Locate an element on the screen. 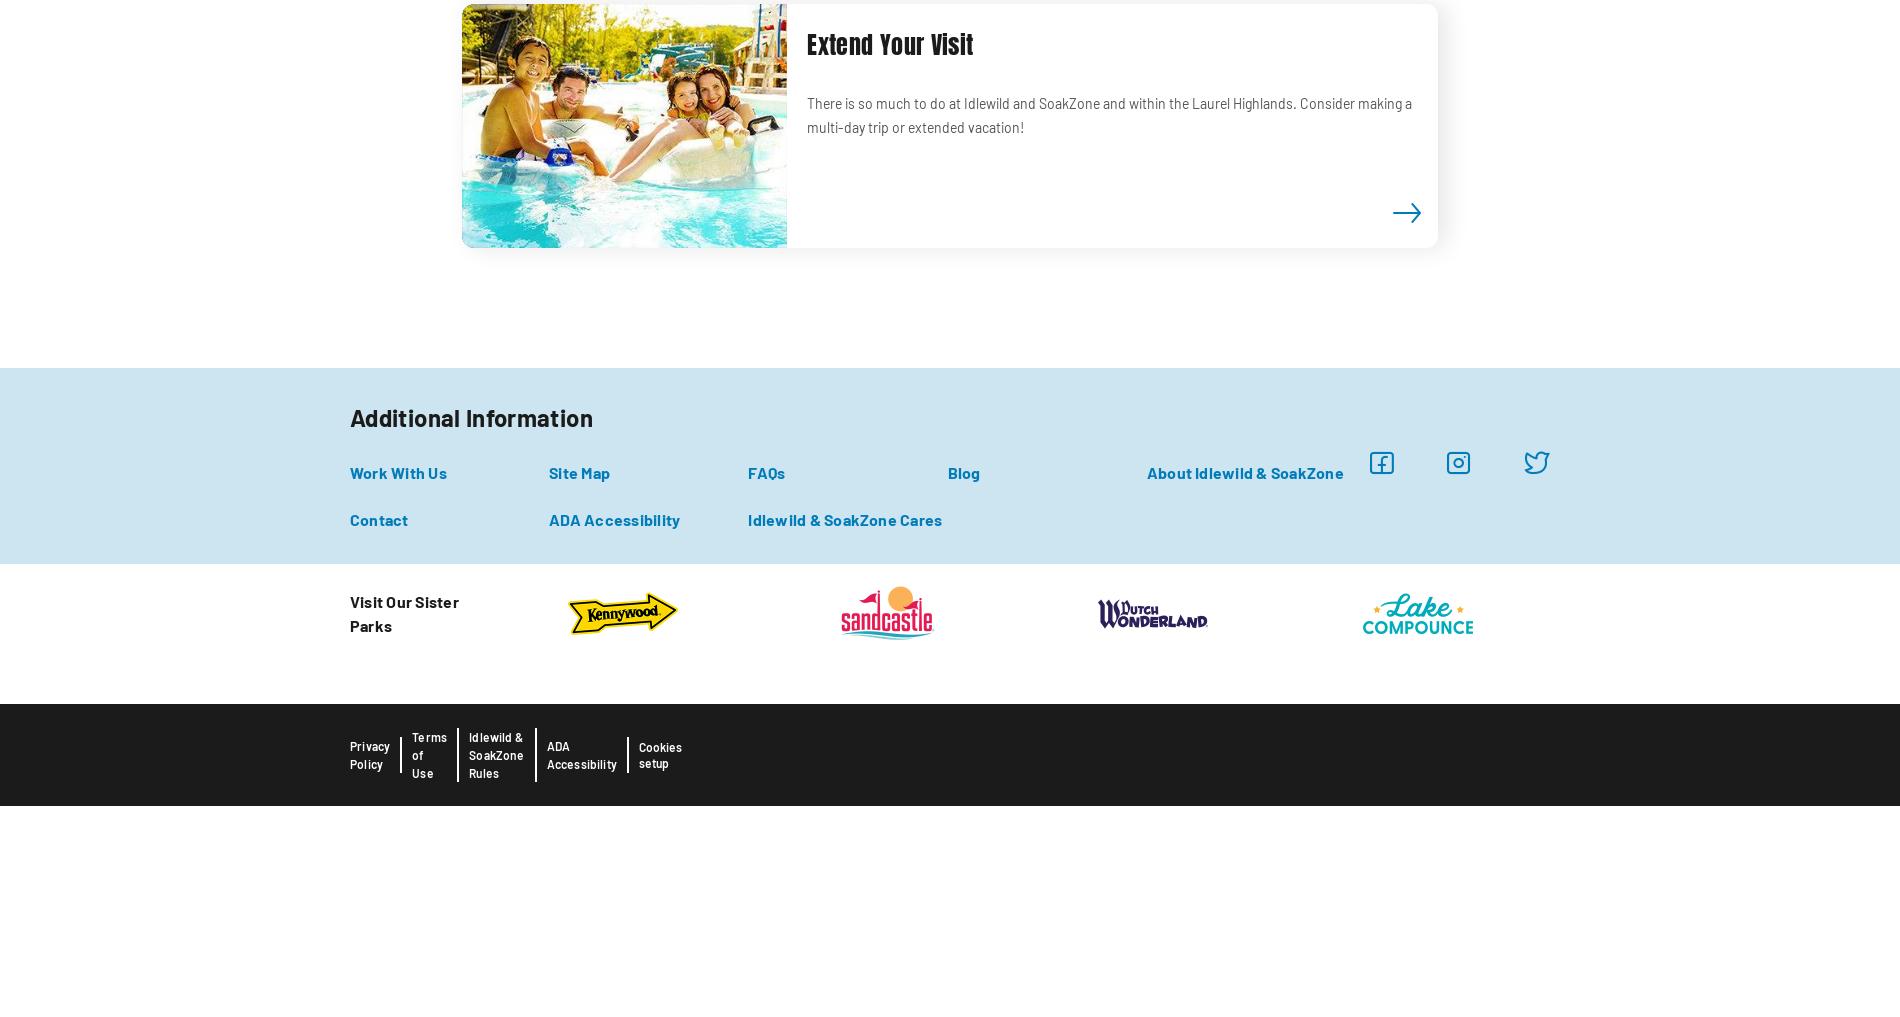 This screenshot has width=1900, height=1017. 'Cookies setup' is located at coordinates (659, 754).